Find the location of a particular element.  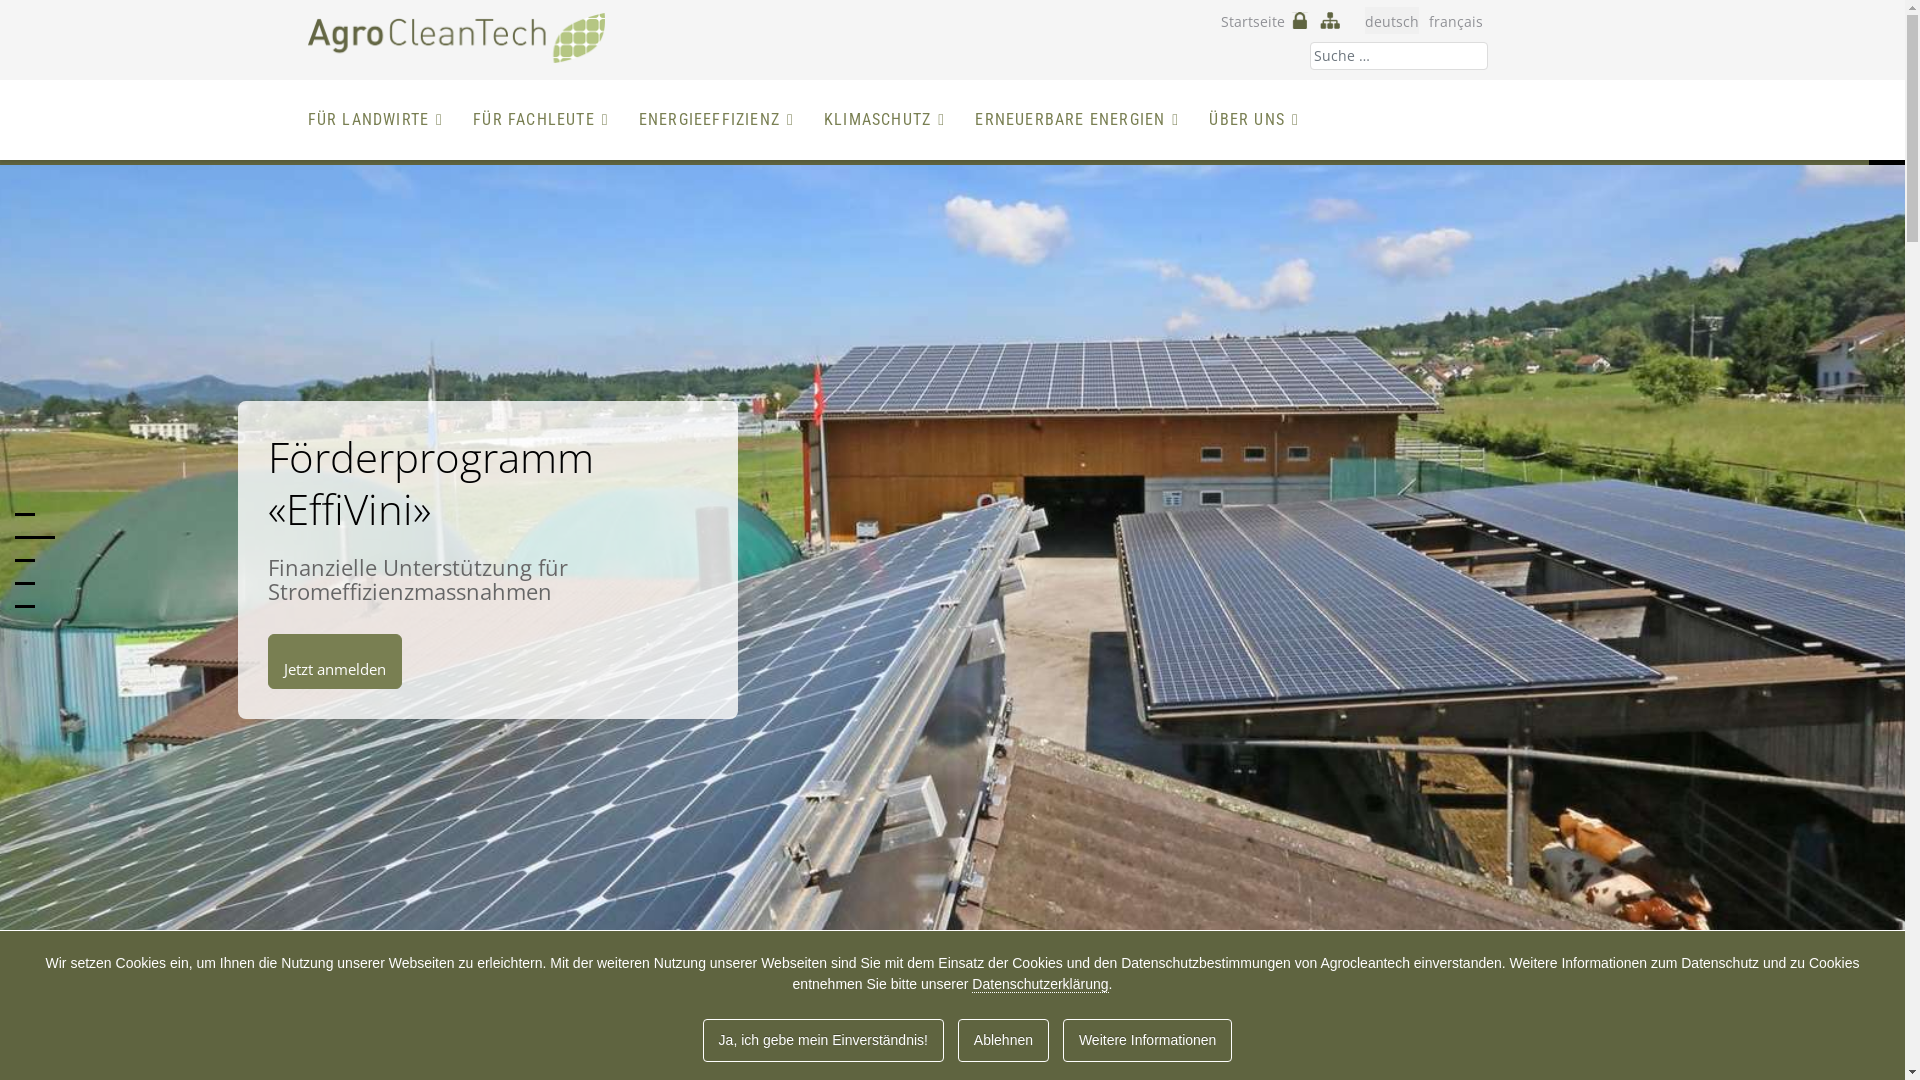

'Jetzt anmelden' is located at coordinates (335, 661).